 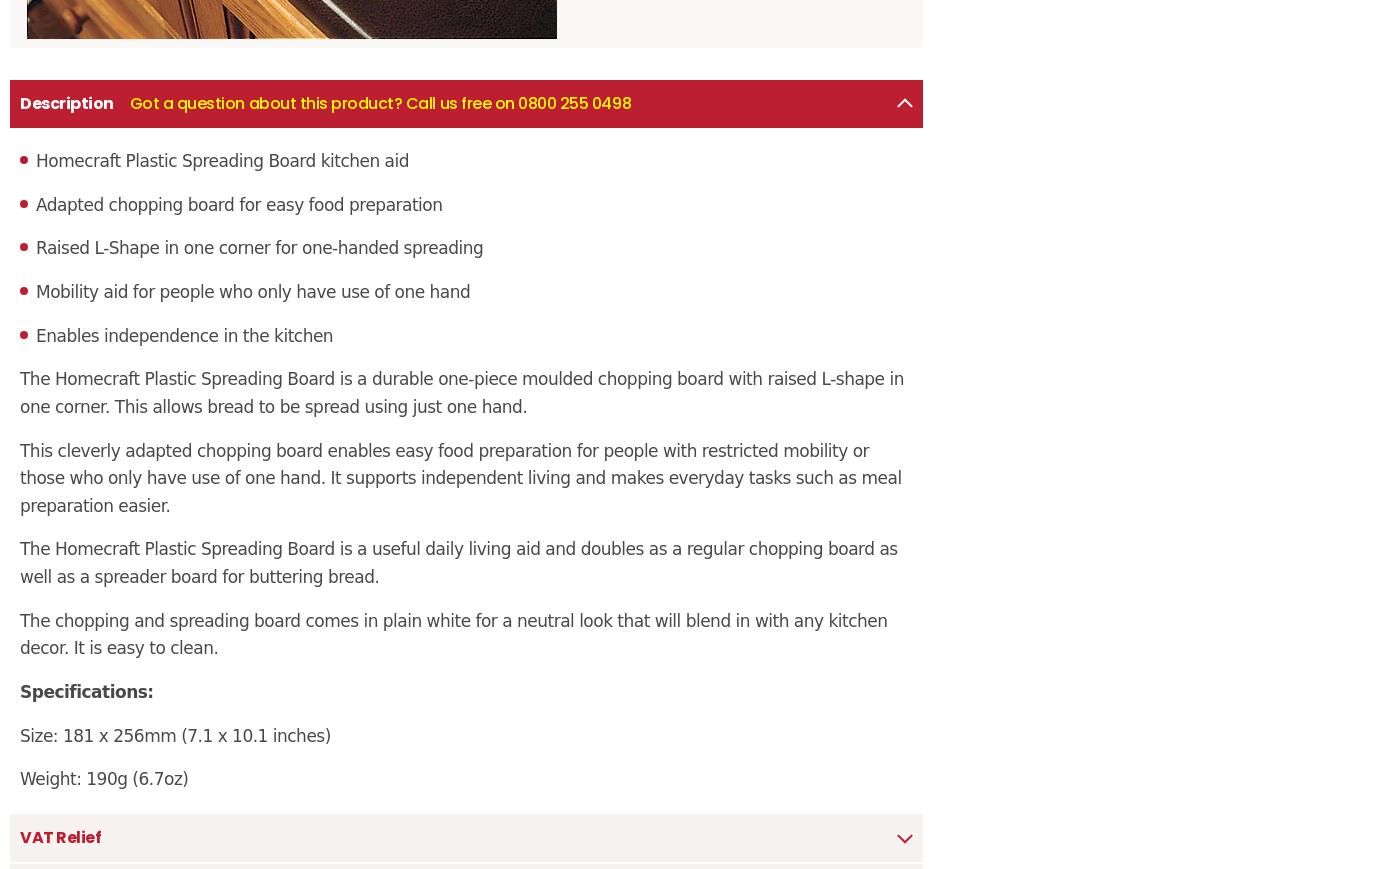 I want to click on 'Terms & conditions', so click(x=9, y=402).